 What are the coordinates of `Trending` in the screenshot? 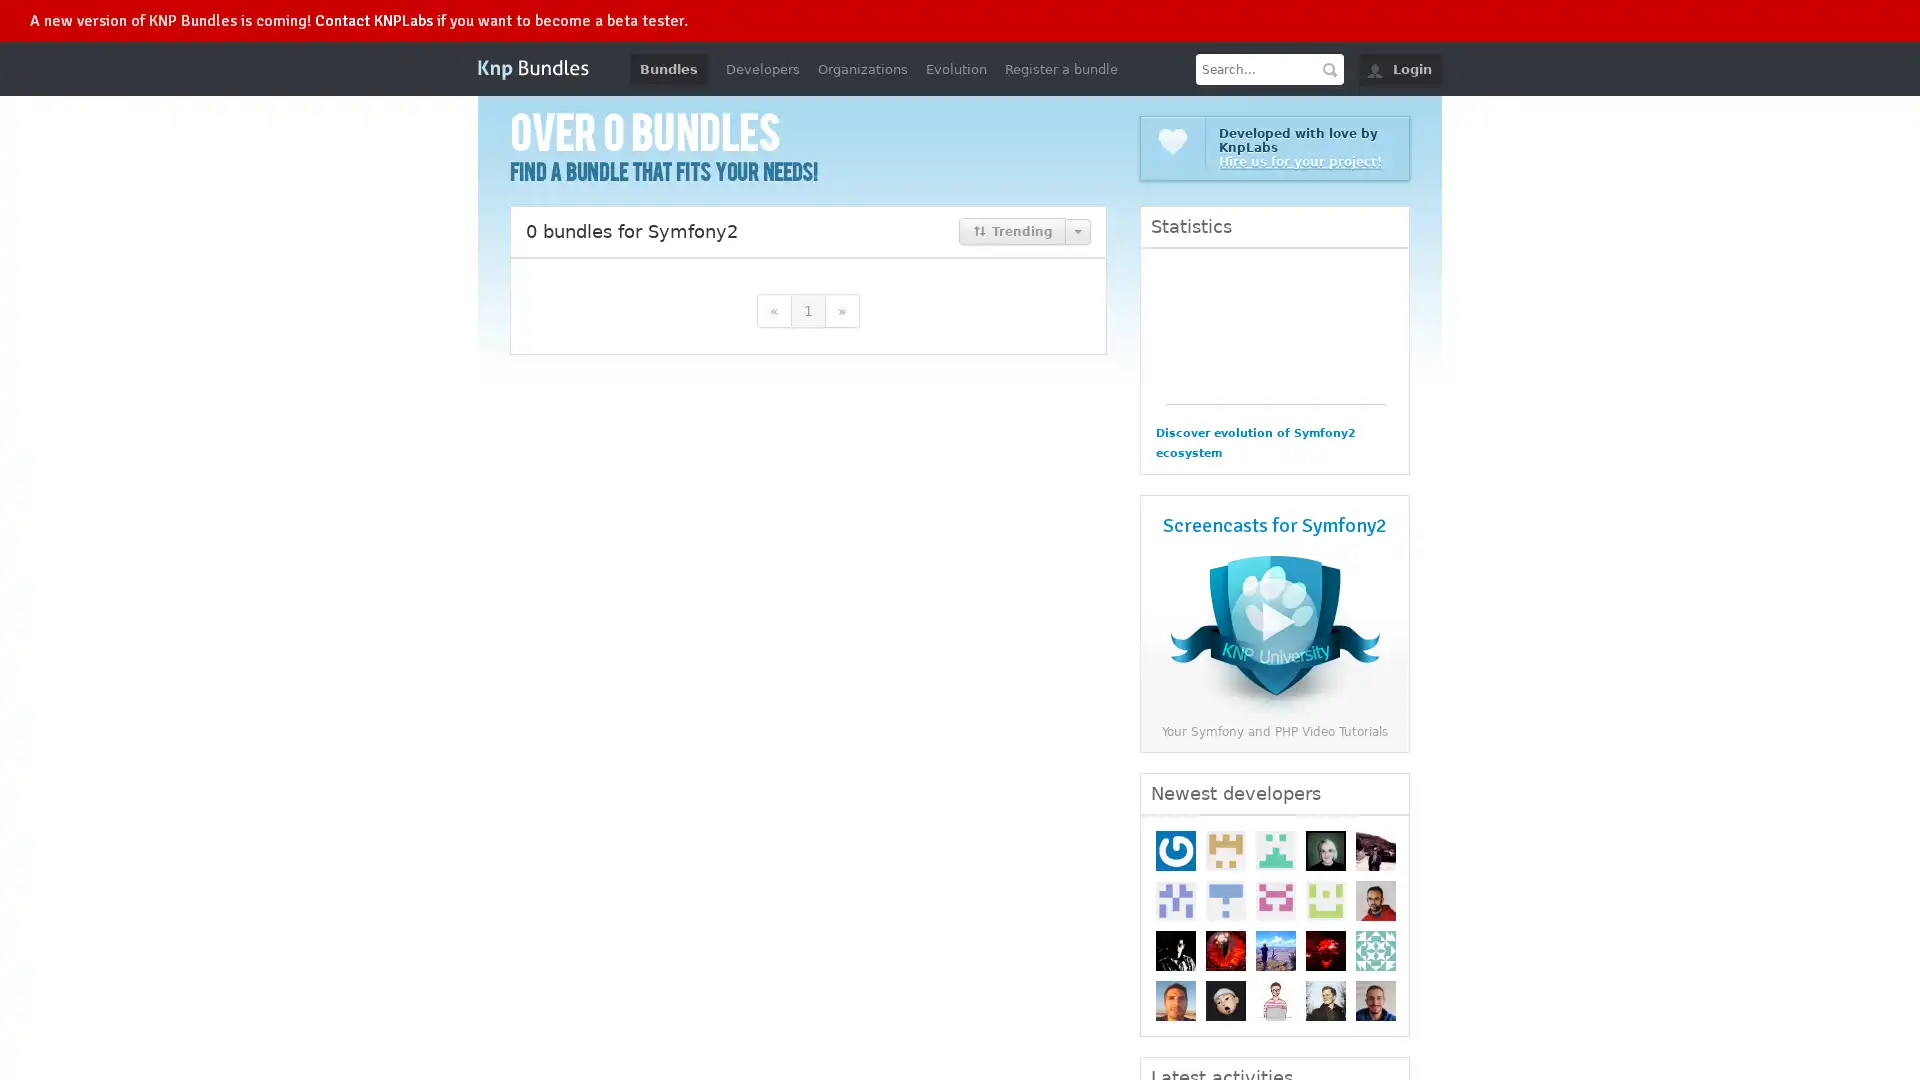 It's located at (1012, 230).